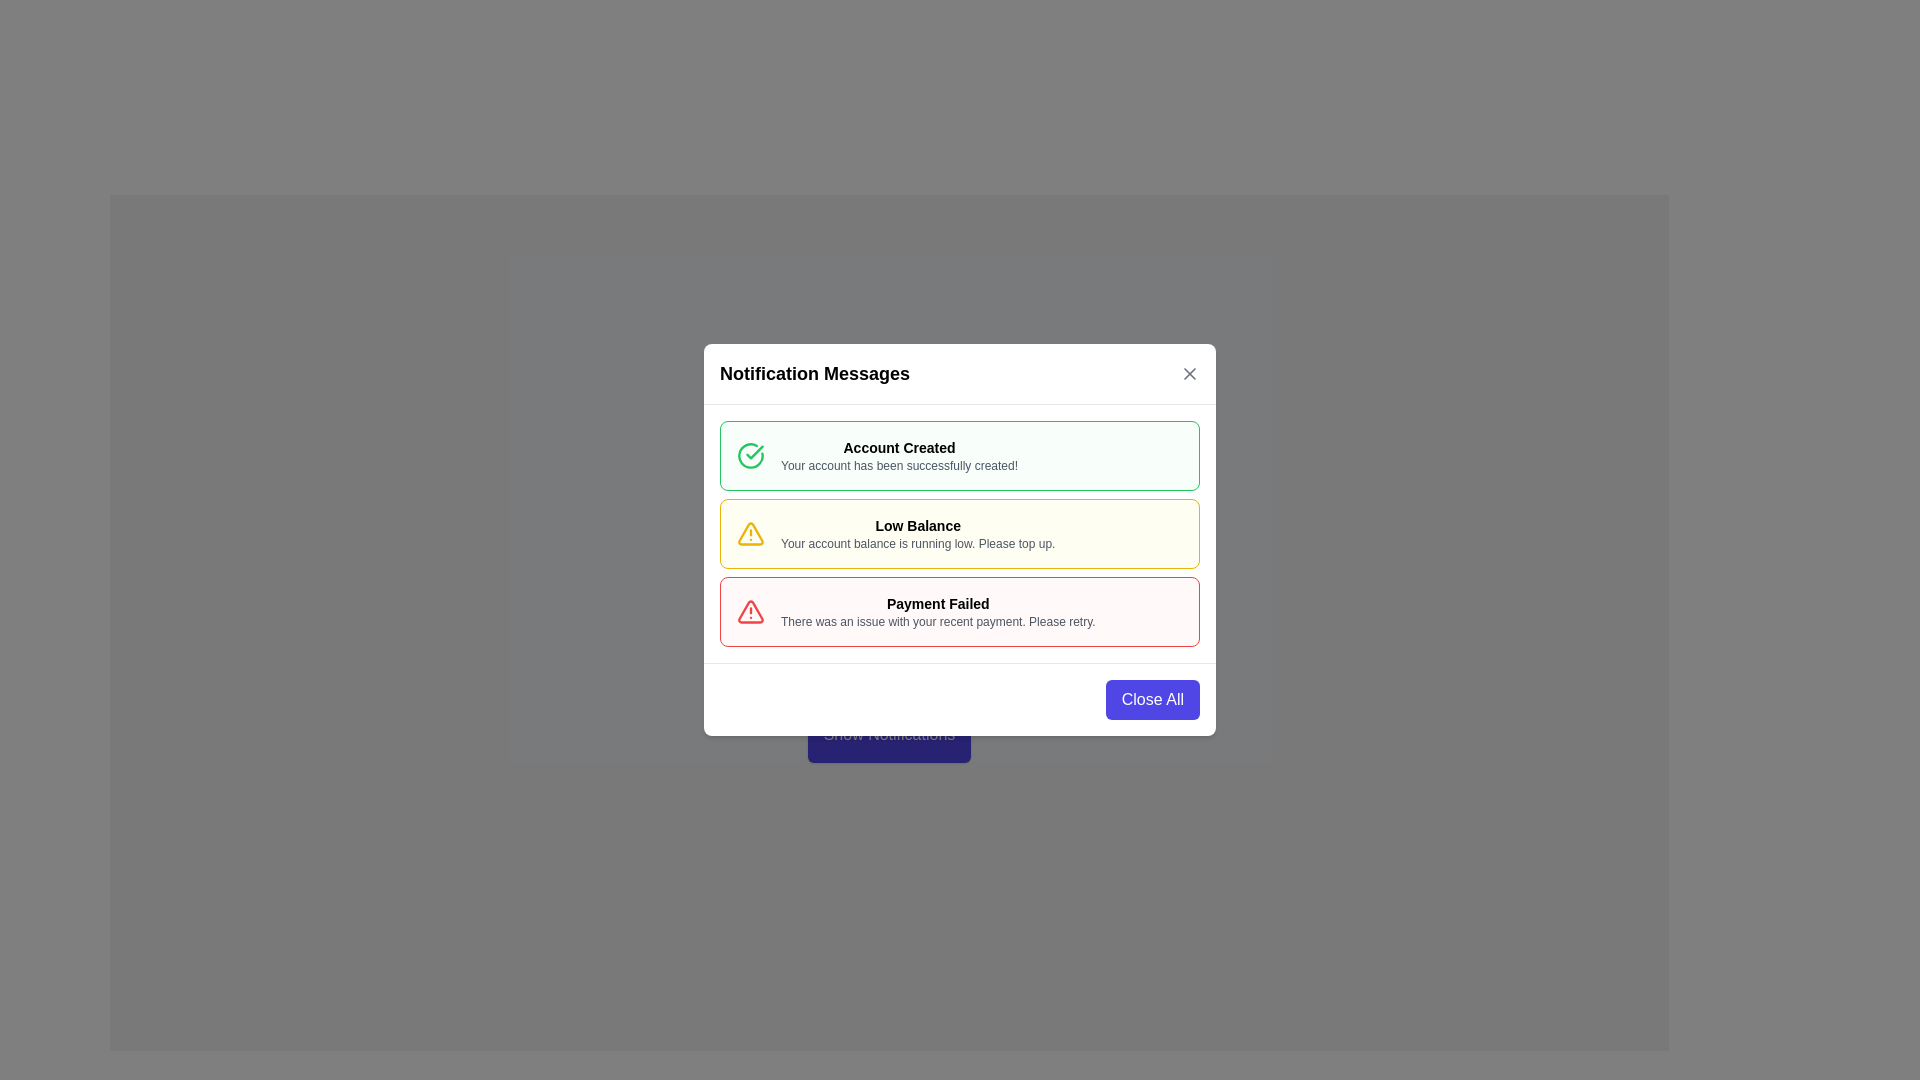 The width and height of the screenshot is (1920, 1080). Describe the element at coordinates (1190, 374) in the screenshot. I see `the small 'X' icon close button located at the top-right corner of the 'Notification Messages' header section` at that location.